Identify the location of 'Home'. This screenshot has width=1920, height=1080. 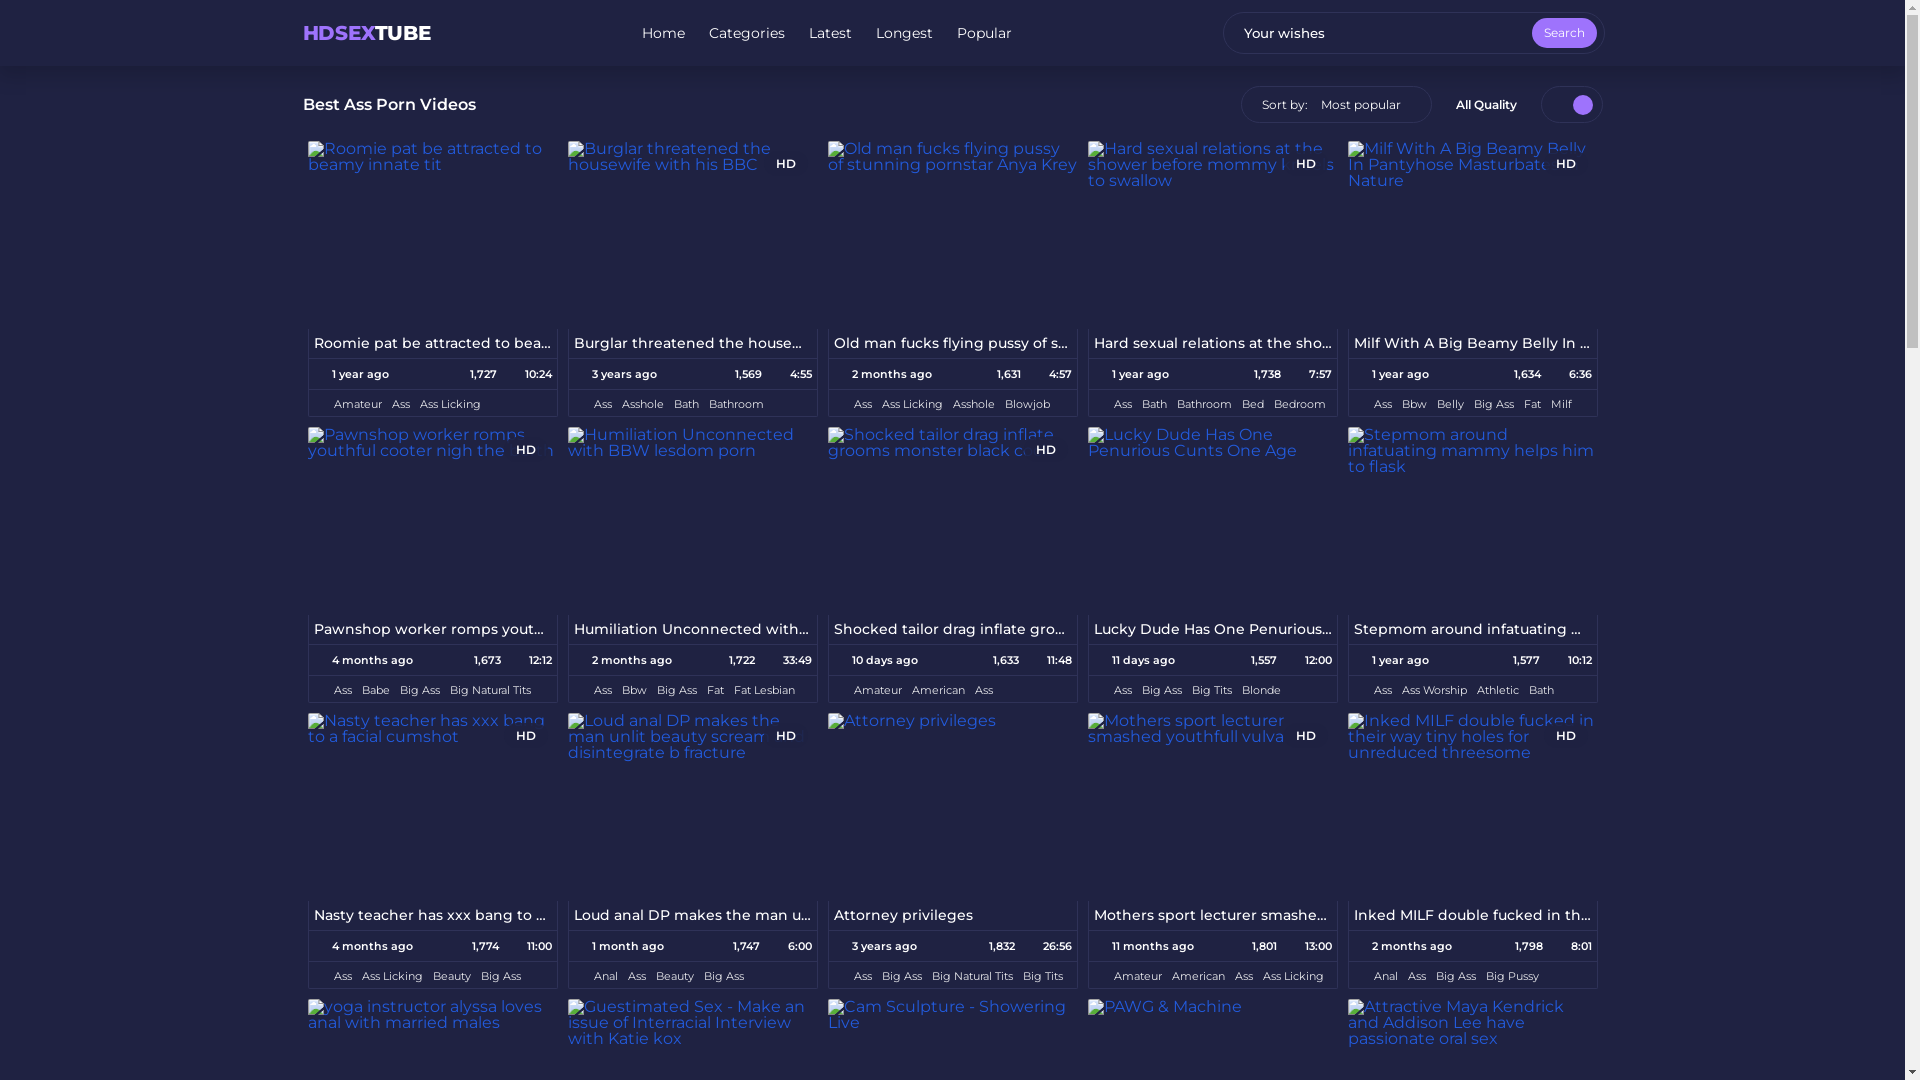
(642, 33).